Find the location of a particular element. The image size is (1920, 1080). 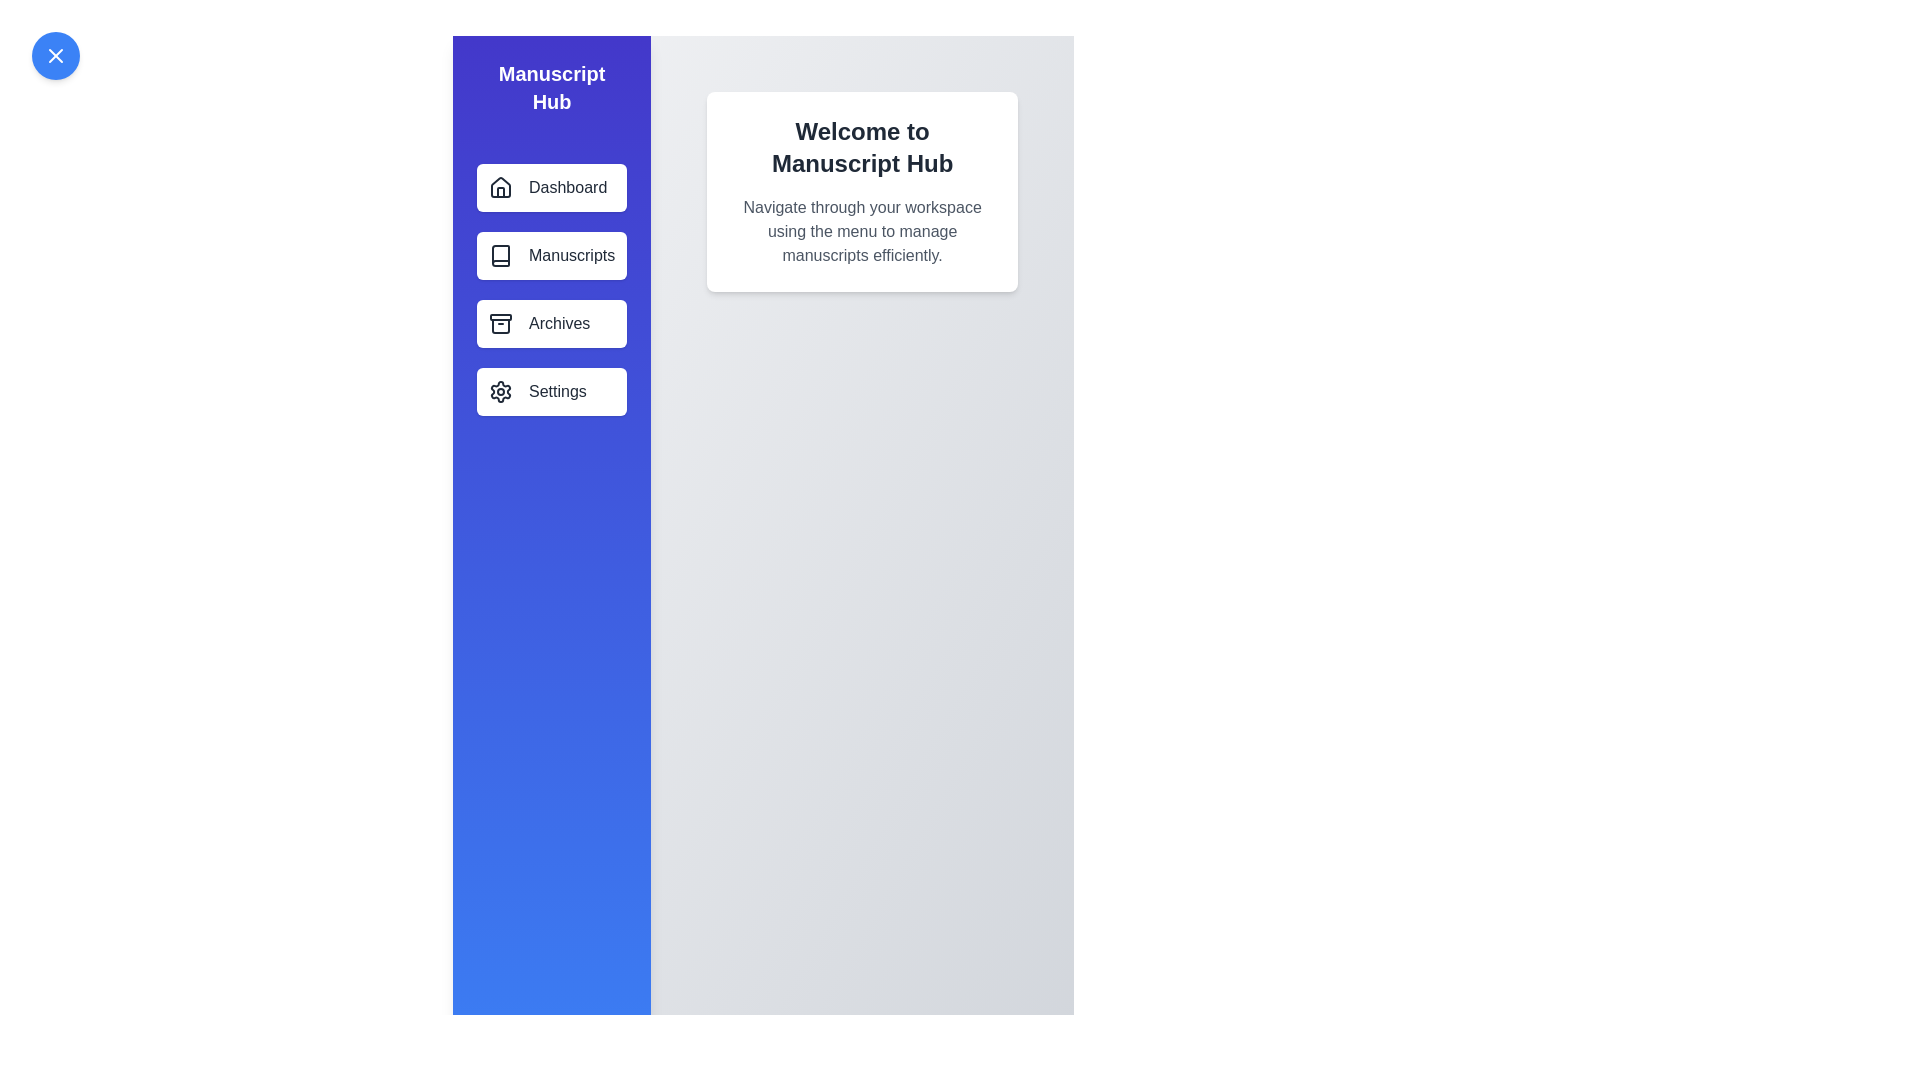

the menu item labeled Manuscripts is located at coordinates (552, 254).